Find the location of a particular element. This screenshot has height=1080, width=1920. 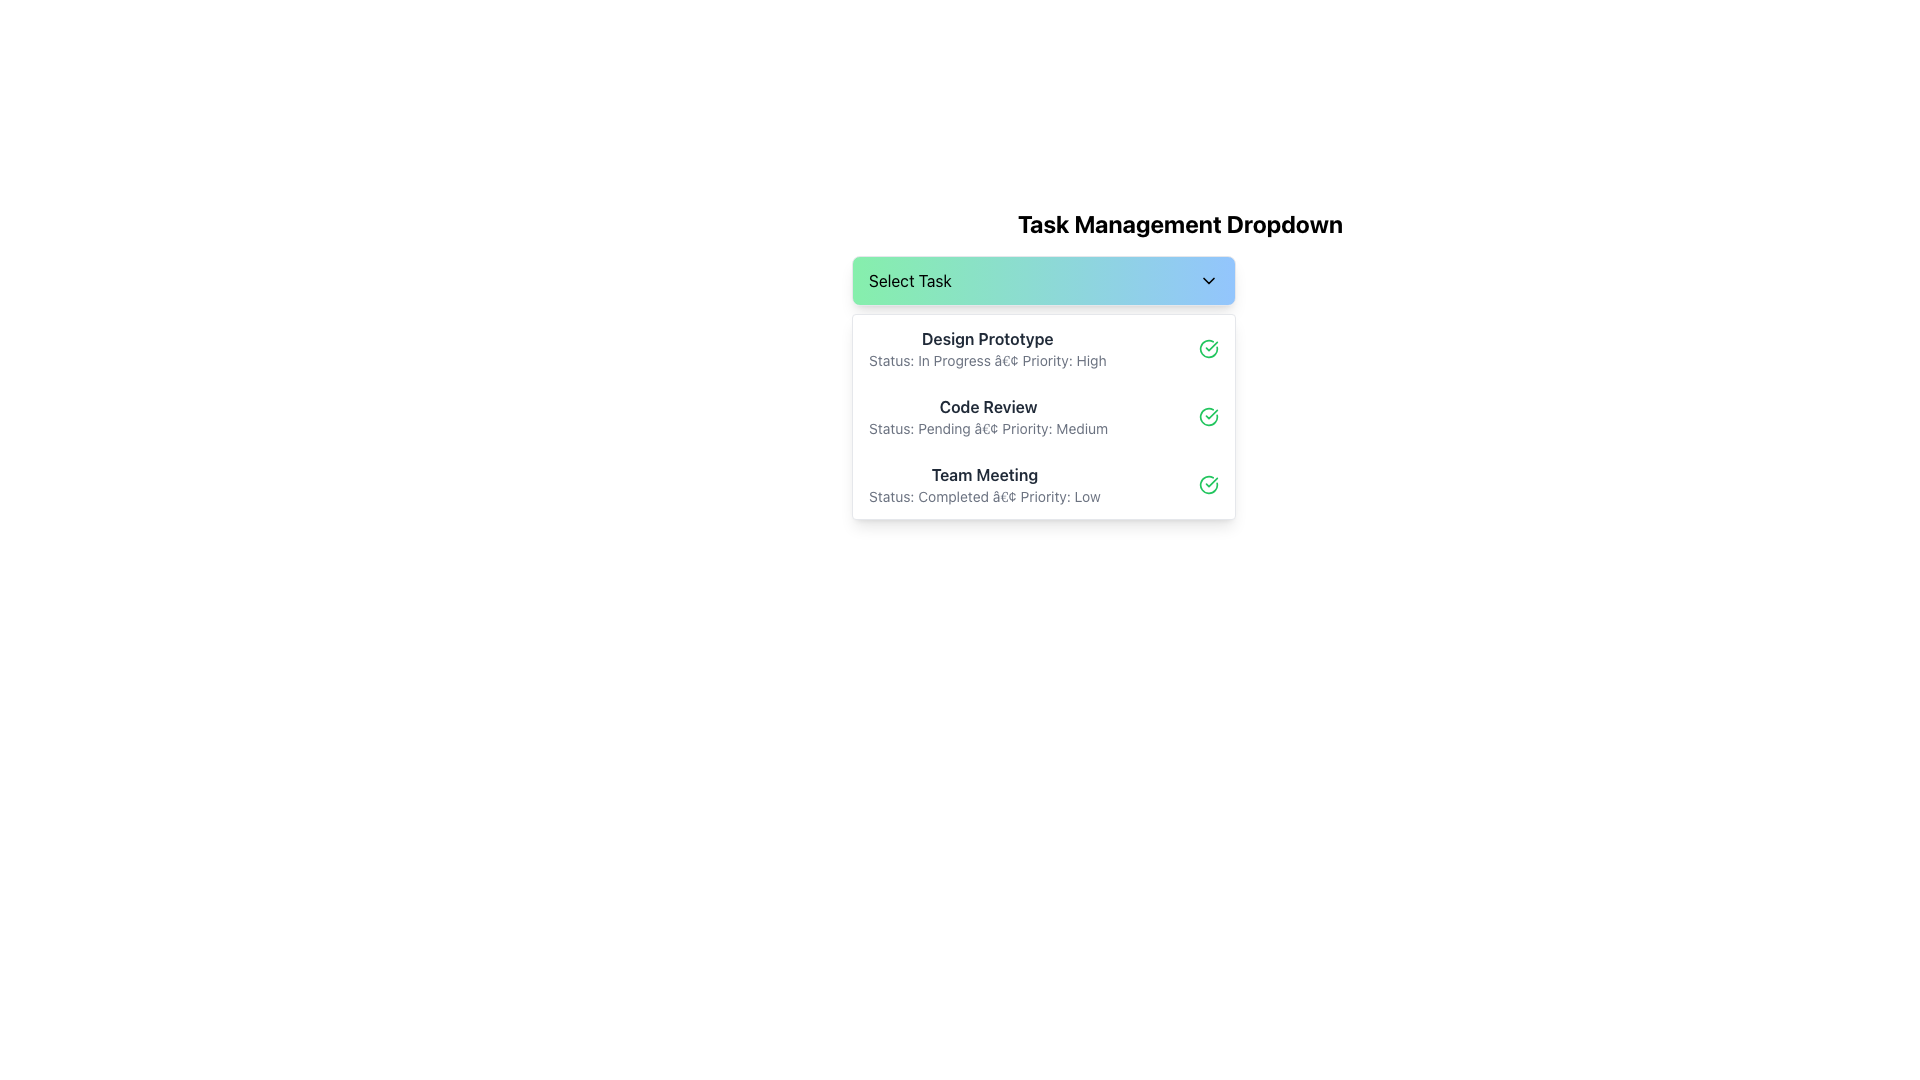

the 'Team Meeting' text label in the dropdown menu is located at coordinates (984, 474).